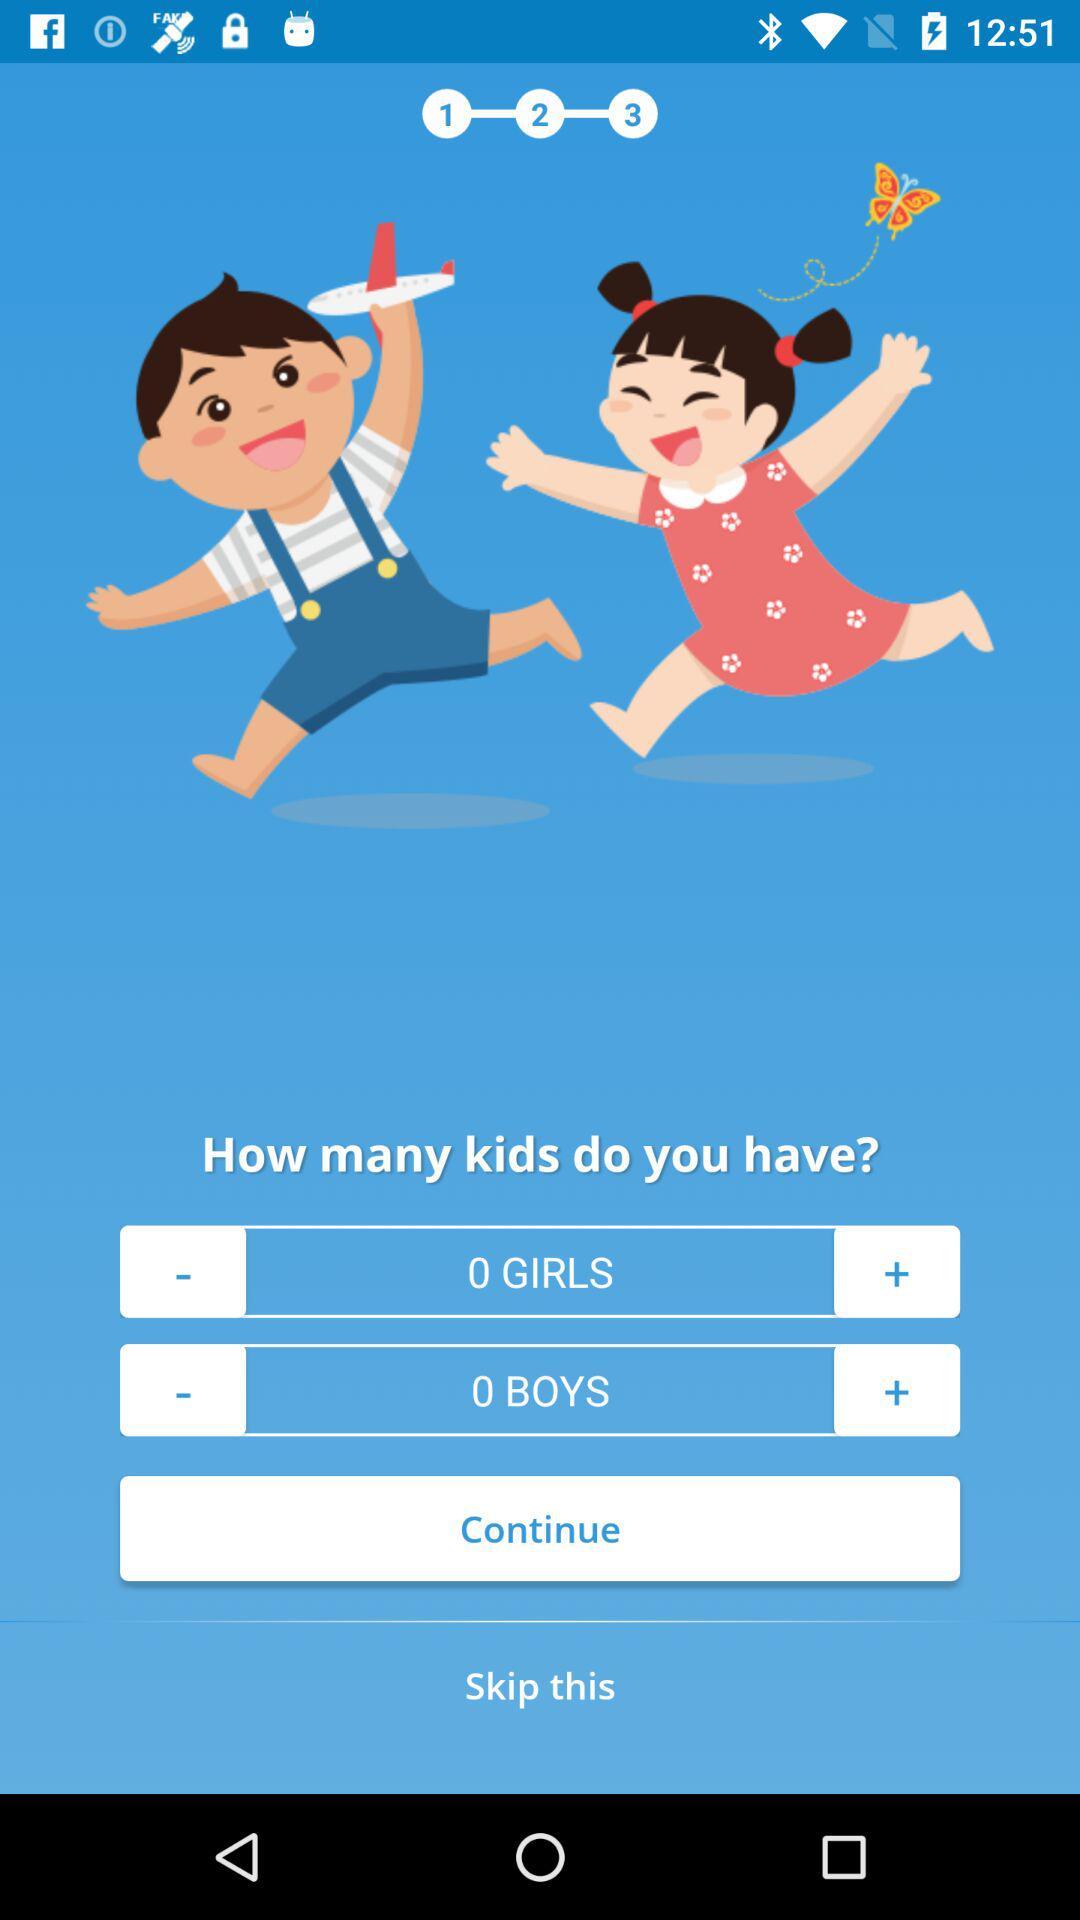 The height and width of the screenshot is (1920, 1080). Describe the element at coordinates (896, 1389) in the screenshot. I see `the icon above continue item` at that location.